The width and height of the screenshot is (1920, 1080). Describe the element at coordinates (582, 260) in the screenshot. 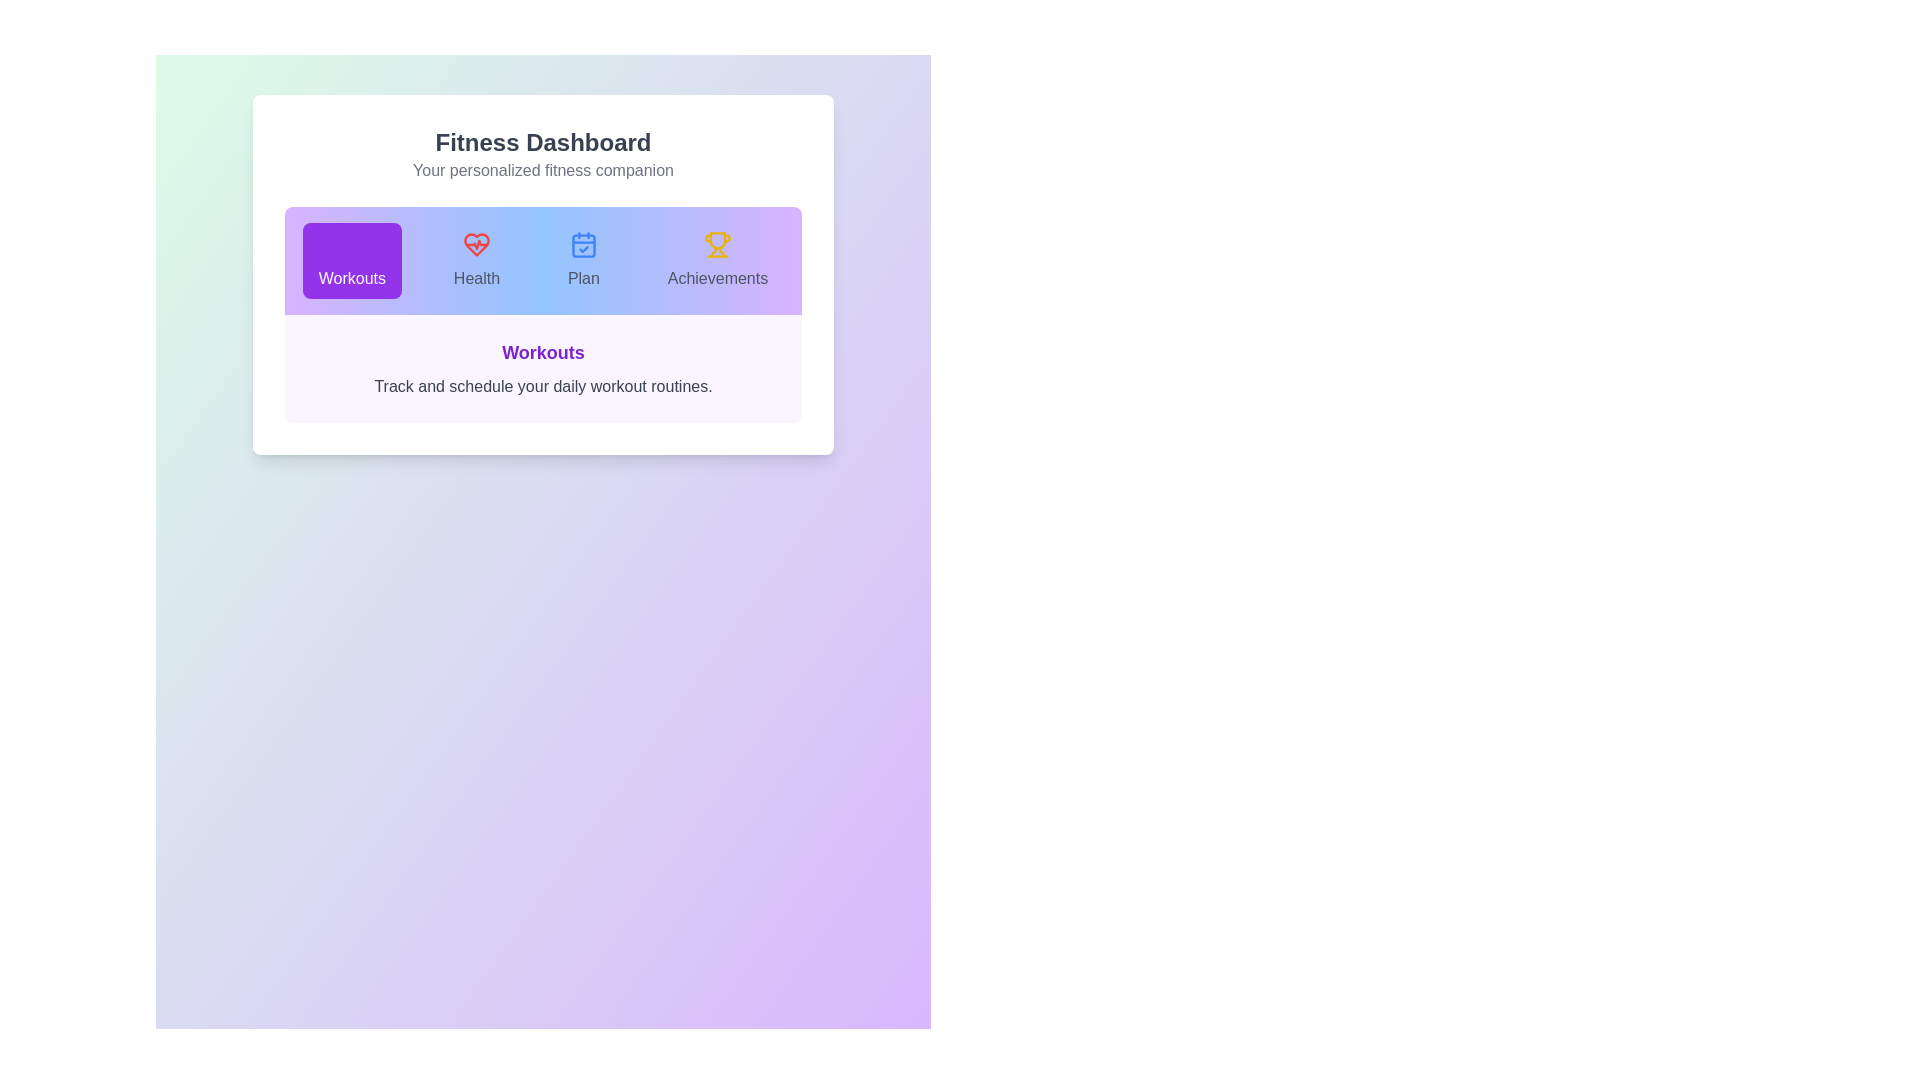

I see `the 'Plan' tab to select it` at that location.